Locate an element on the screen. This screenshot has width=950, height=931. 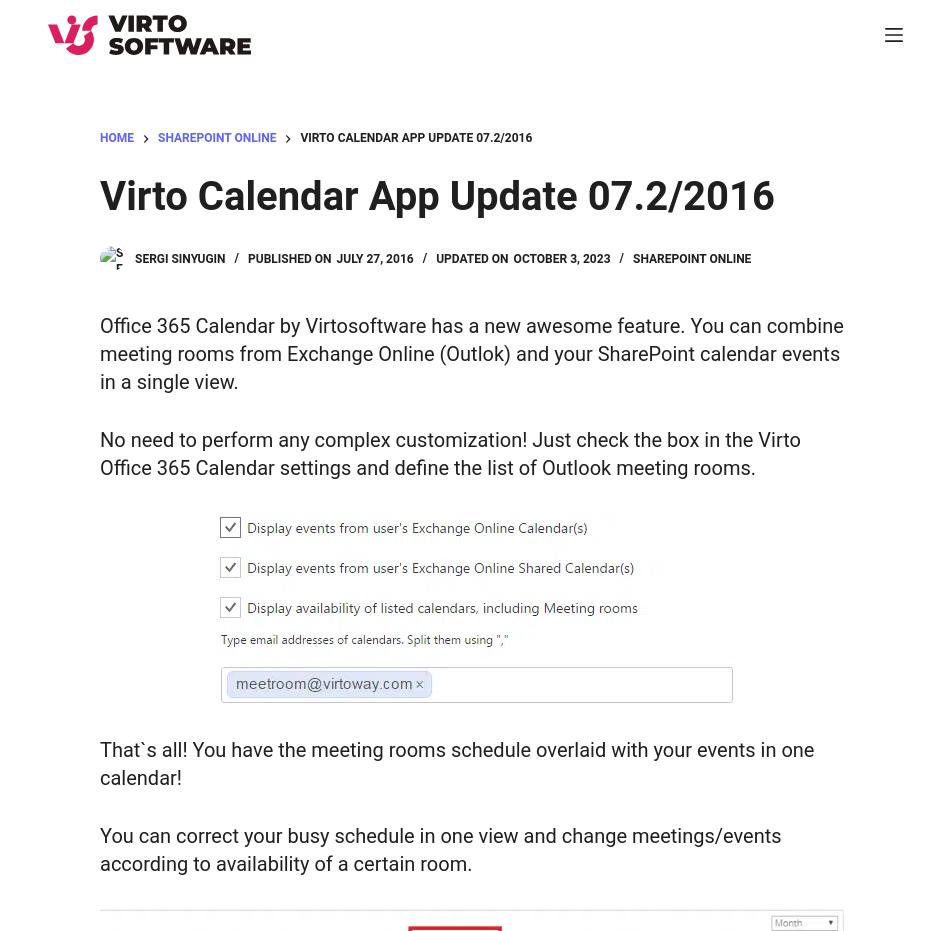
'Professional Services' is located at coordinates (142, 372).